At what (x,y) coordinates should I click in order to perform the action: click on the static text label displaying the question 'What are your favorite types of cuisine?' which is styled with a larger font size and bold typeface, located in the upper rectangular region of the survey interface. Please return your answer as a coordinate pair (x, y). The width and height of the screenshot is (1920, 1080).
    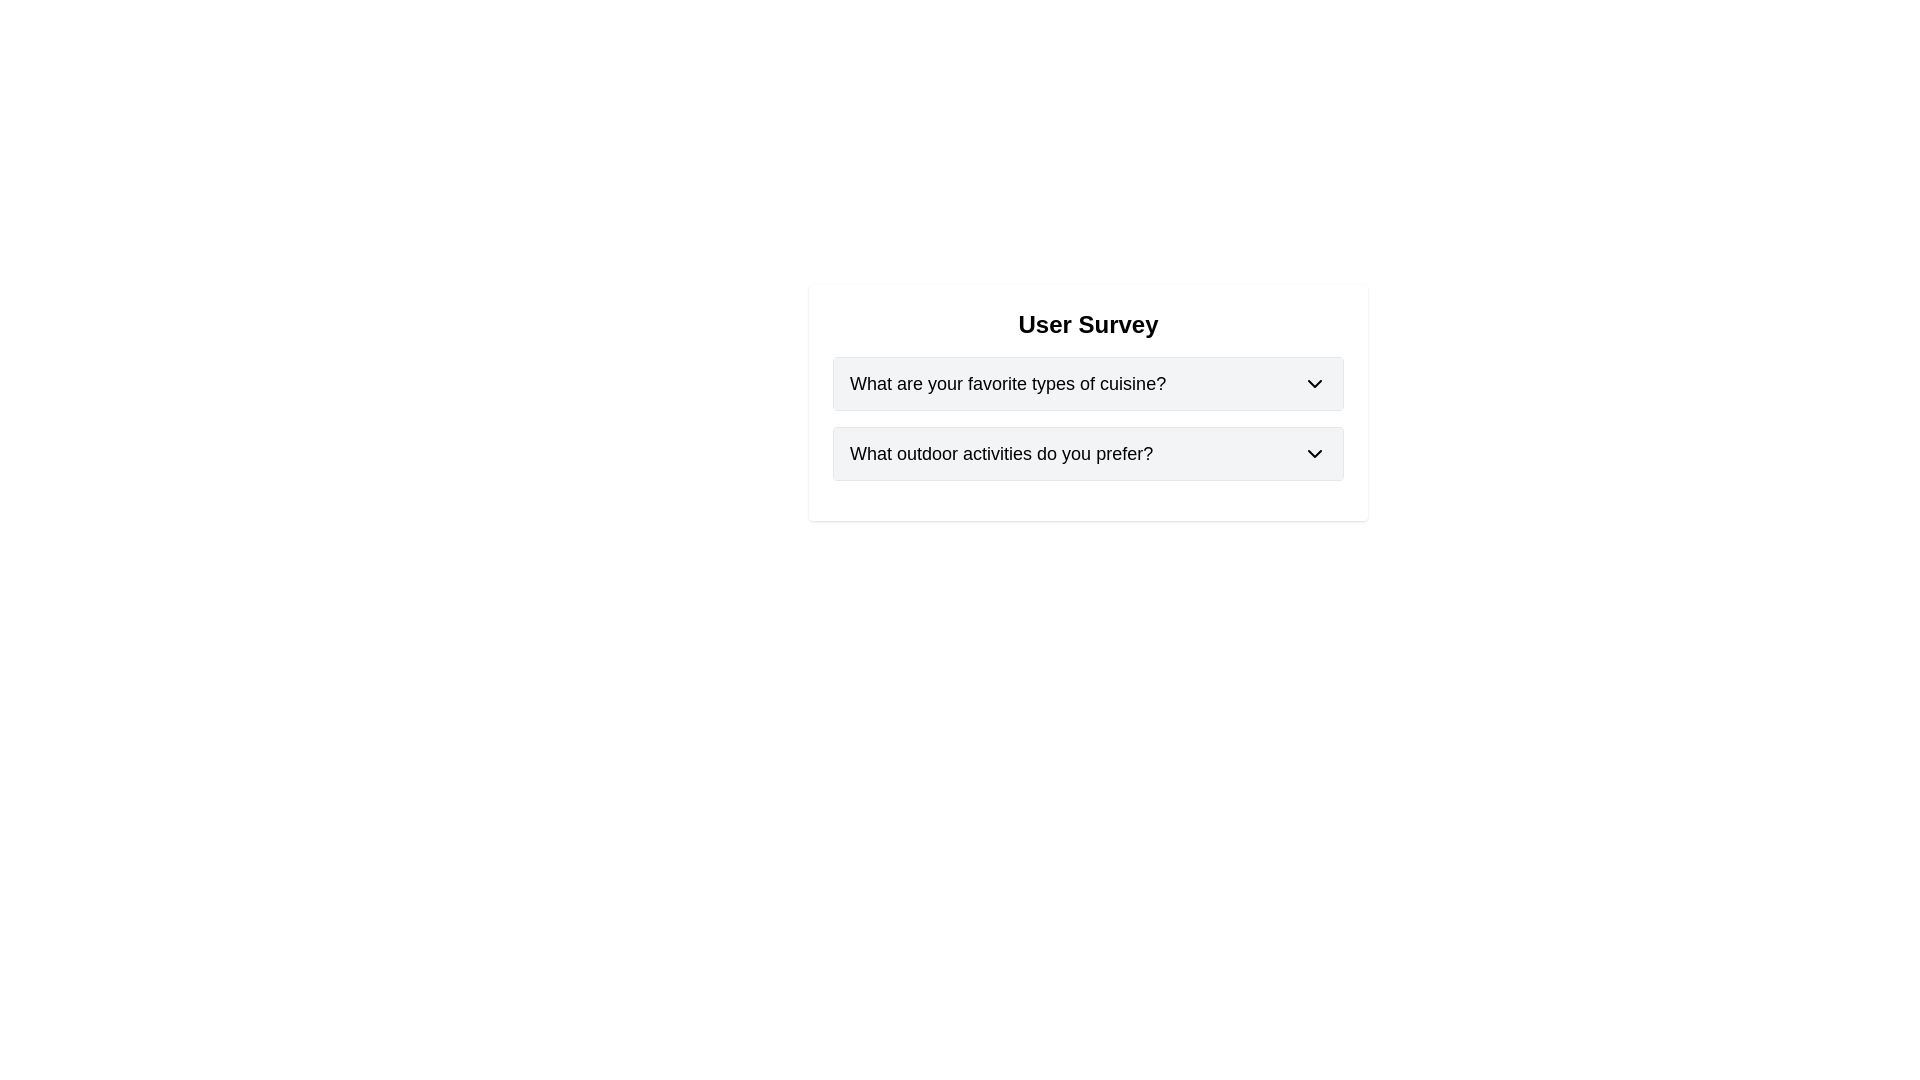
    Looking at the image, I should click on (1008, 384).